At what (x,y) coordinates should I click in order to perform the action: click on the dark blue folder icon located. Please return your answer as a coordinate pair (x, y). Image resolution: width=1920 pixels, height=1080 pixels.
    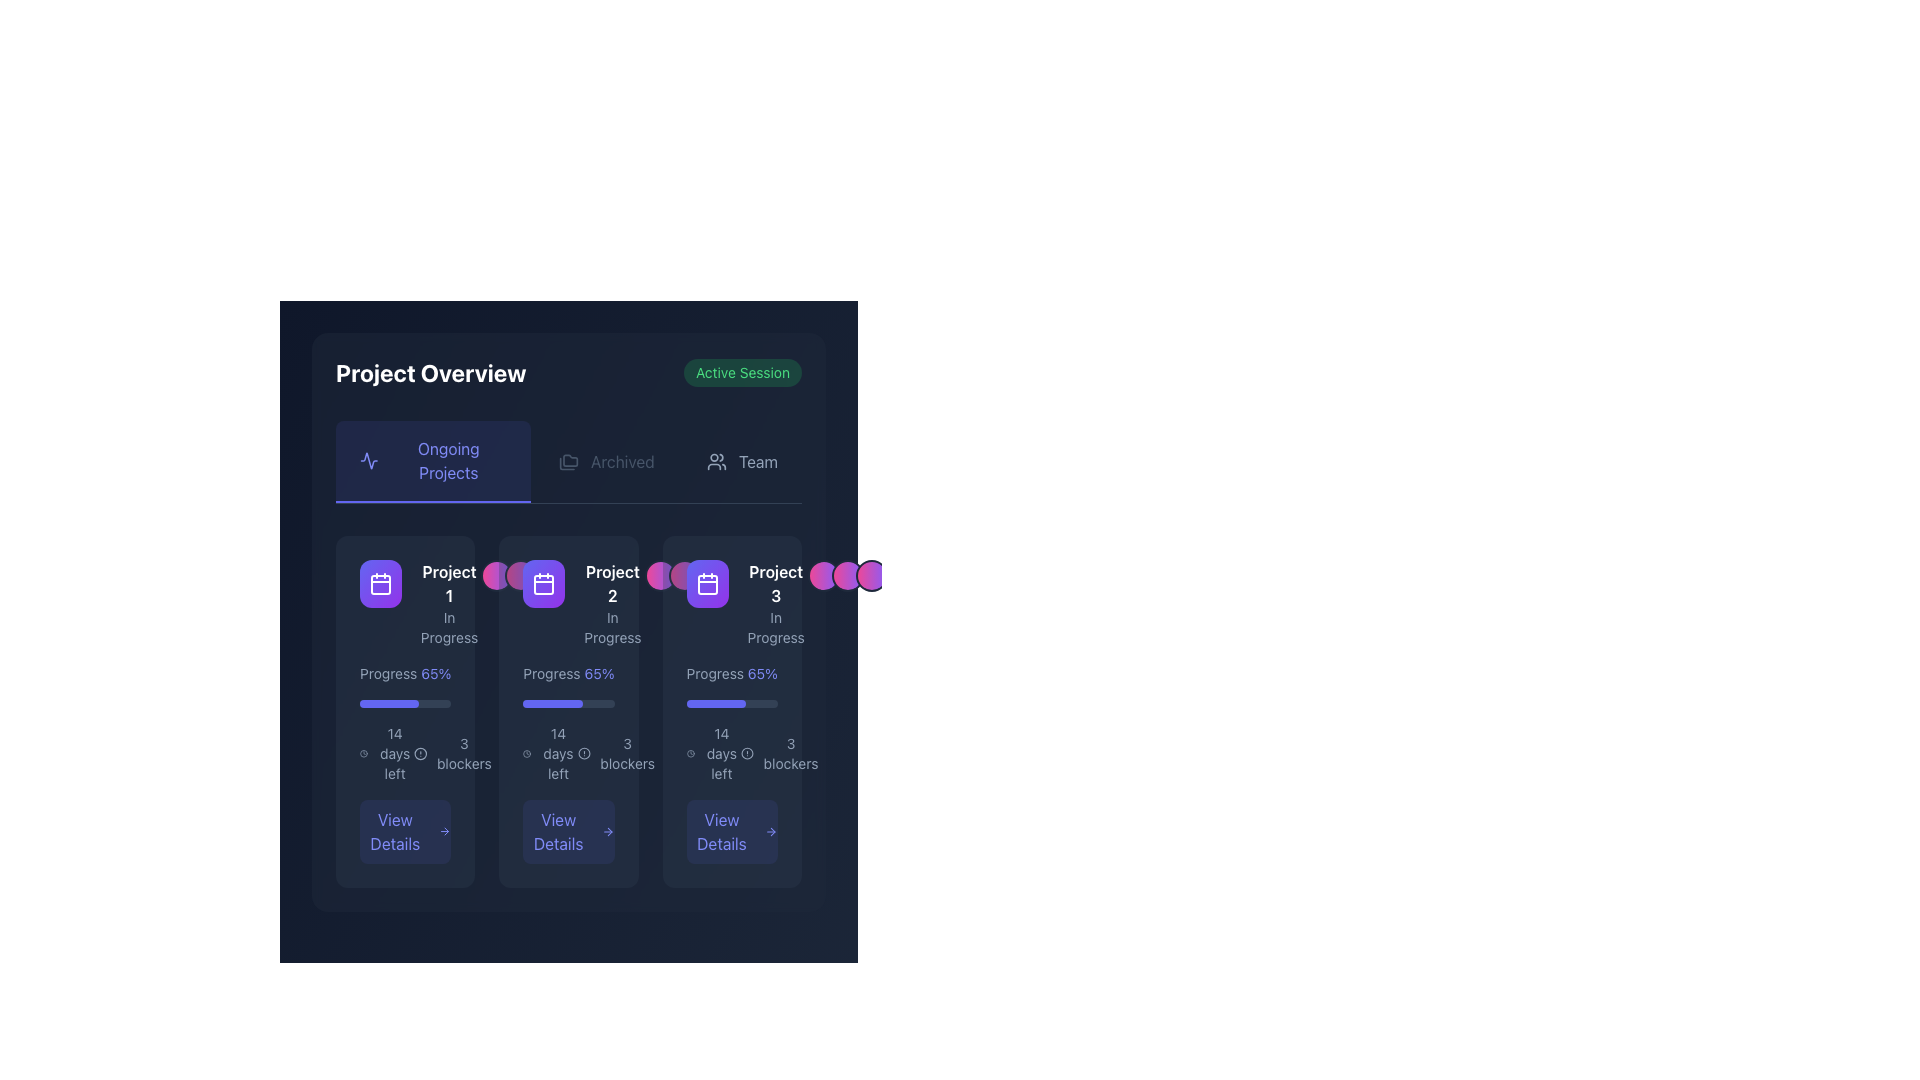
    Looking at the image, I should click on (569, 460).